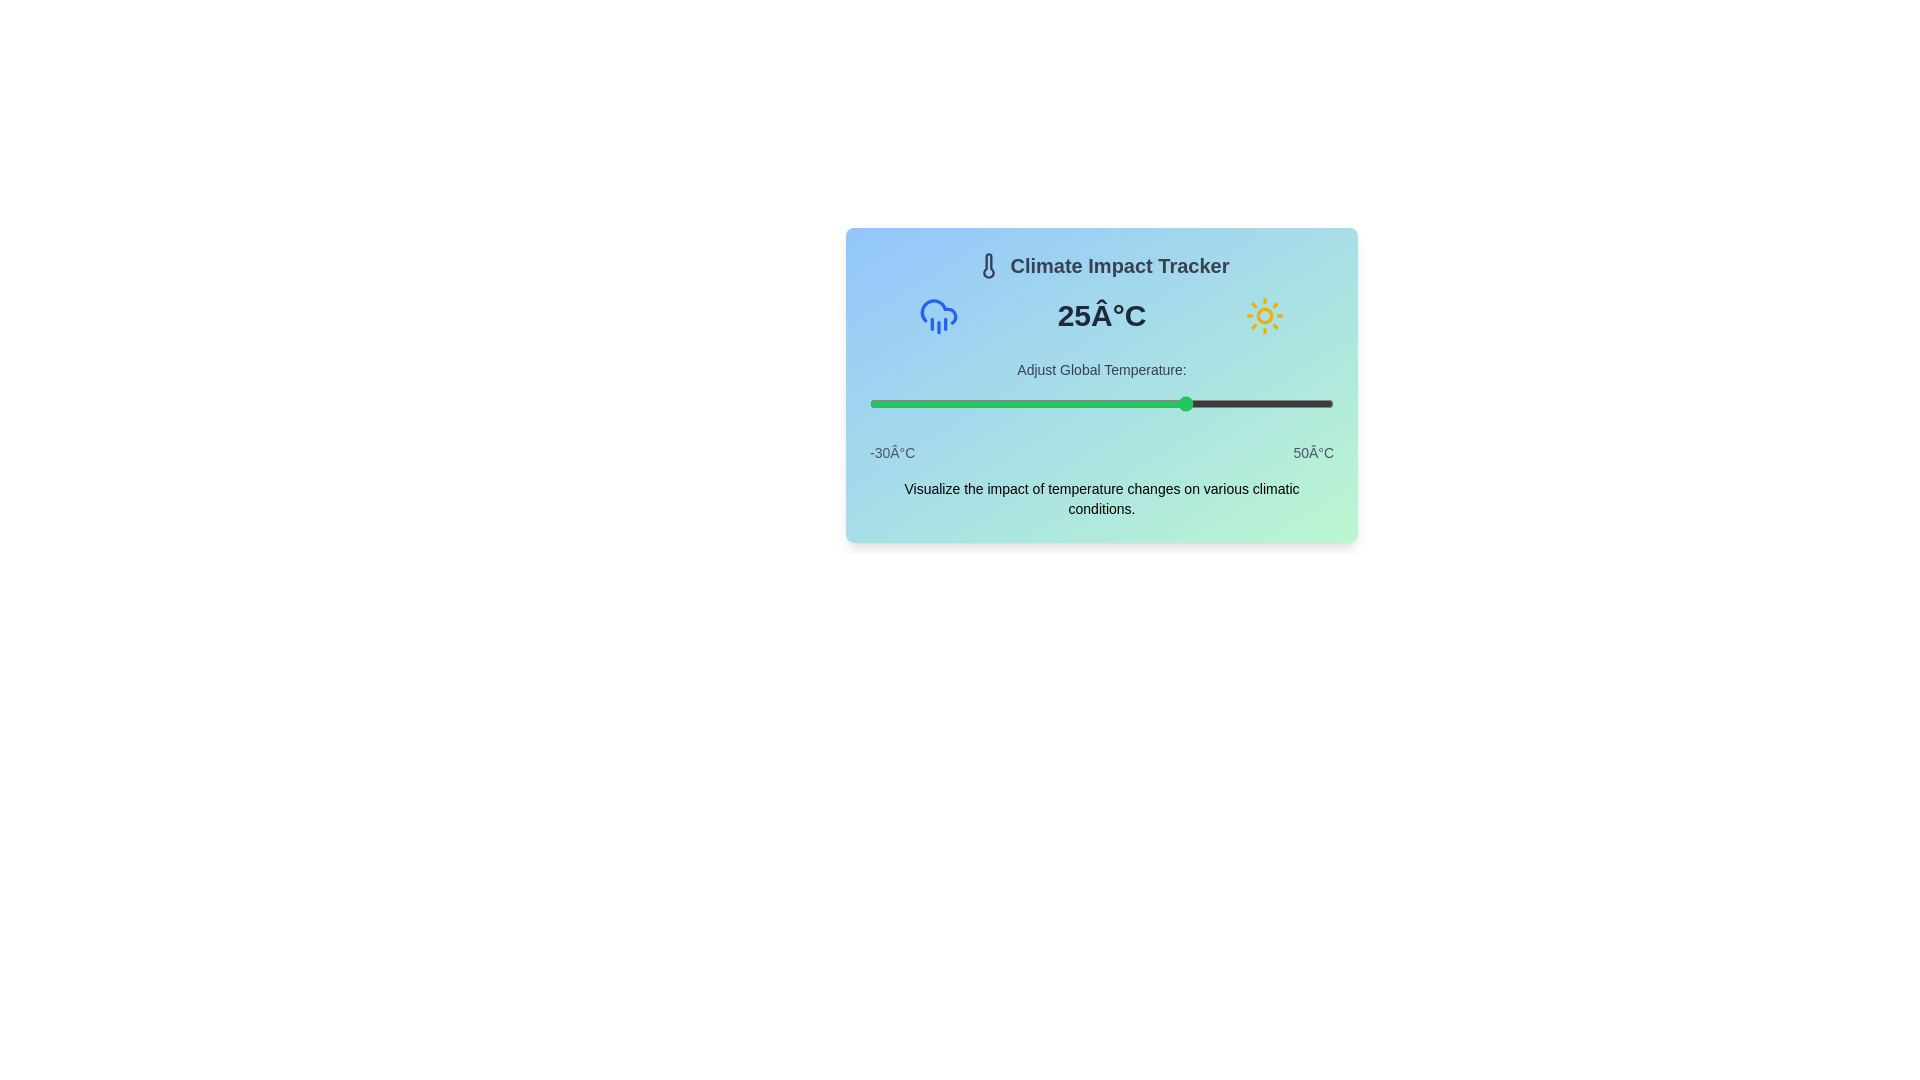 This screenshot has width=1920, height=1080. What do you see at coordinates (1032, 404) in the screenshot?
I see `the slider to set the temperature to -2°C` at bounding box center [1032, 404].